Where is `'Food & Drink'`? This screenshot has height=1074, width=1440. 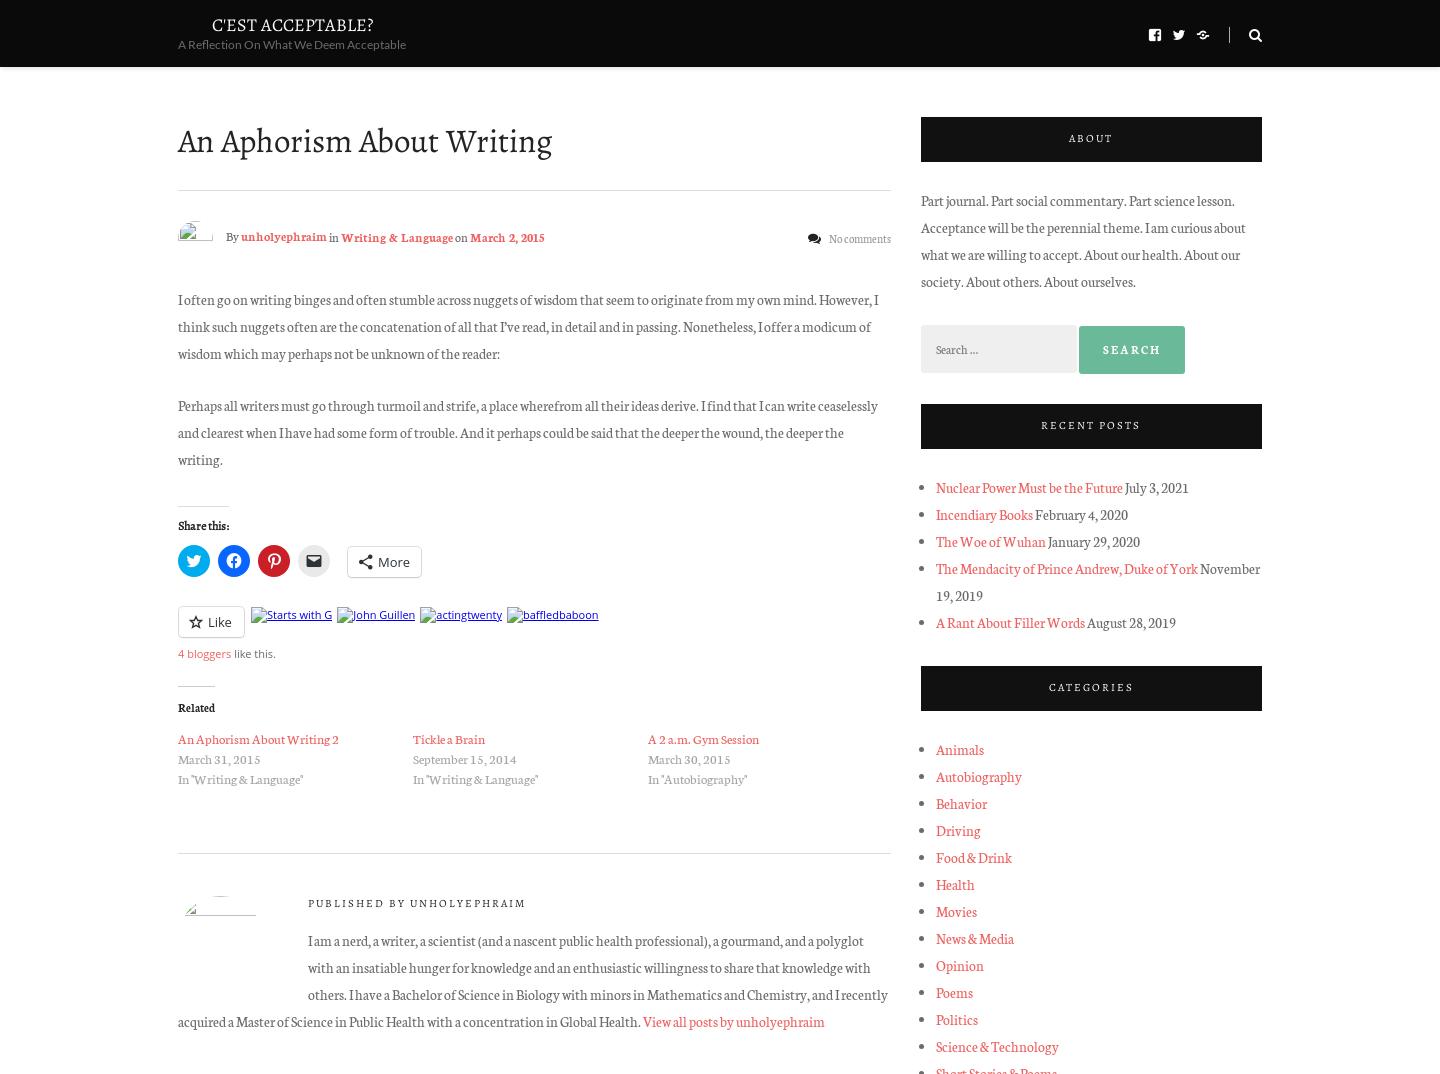 'Food & Drink' is located at coordinates (972, 856).